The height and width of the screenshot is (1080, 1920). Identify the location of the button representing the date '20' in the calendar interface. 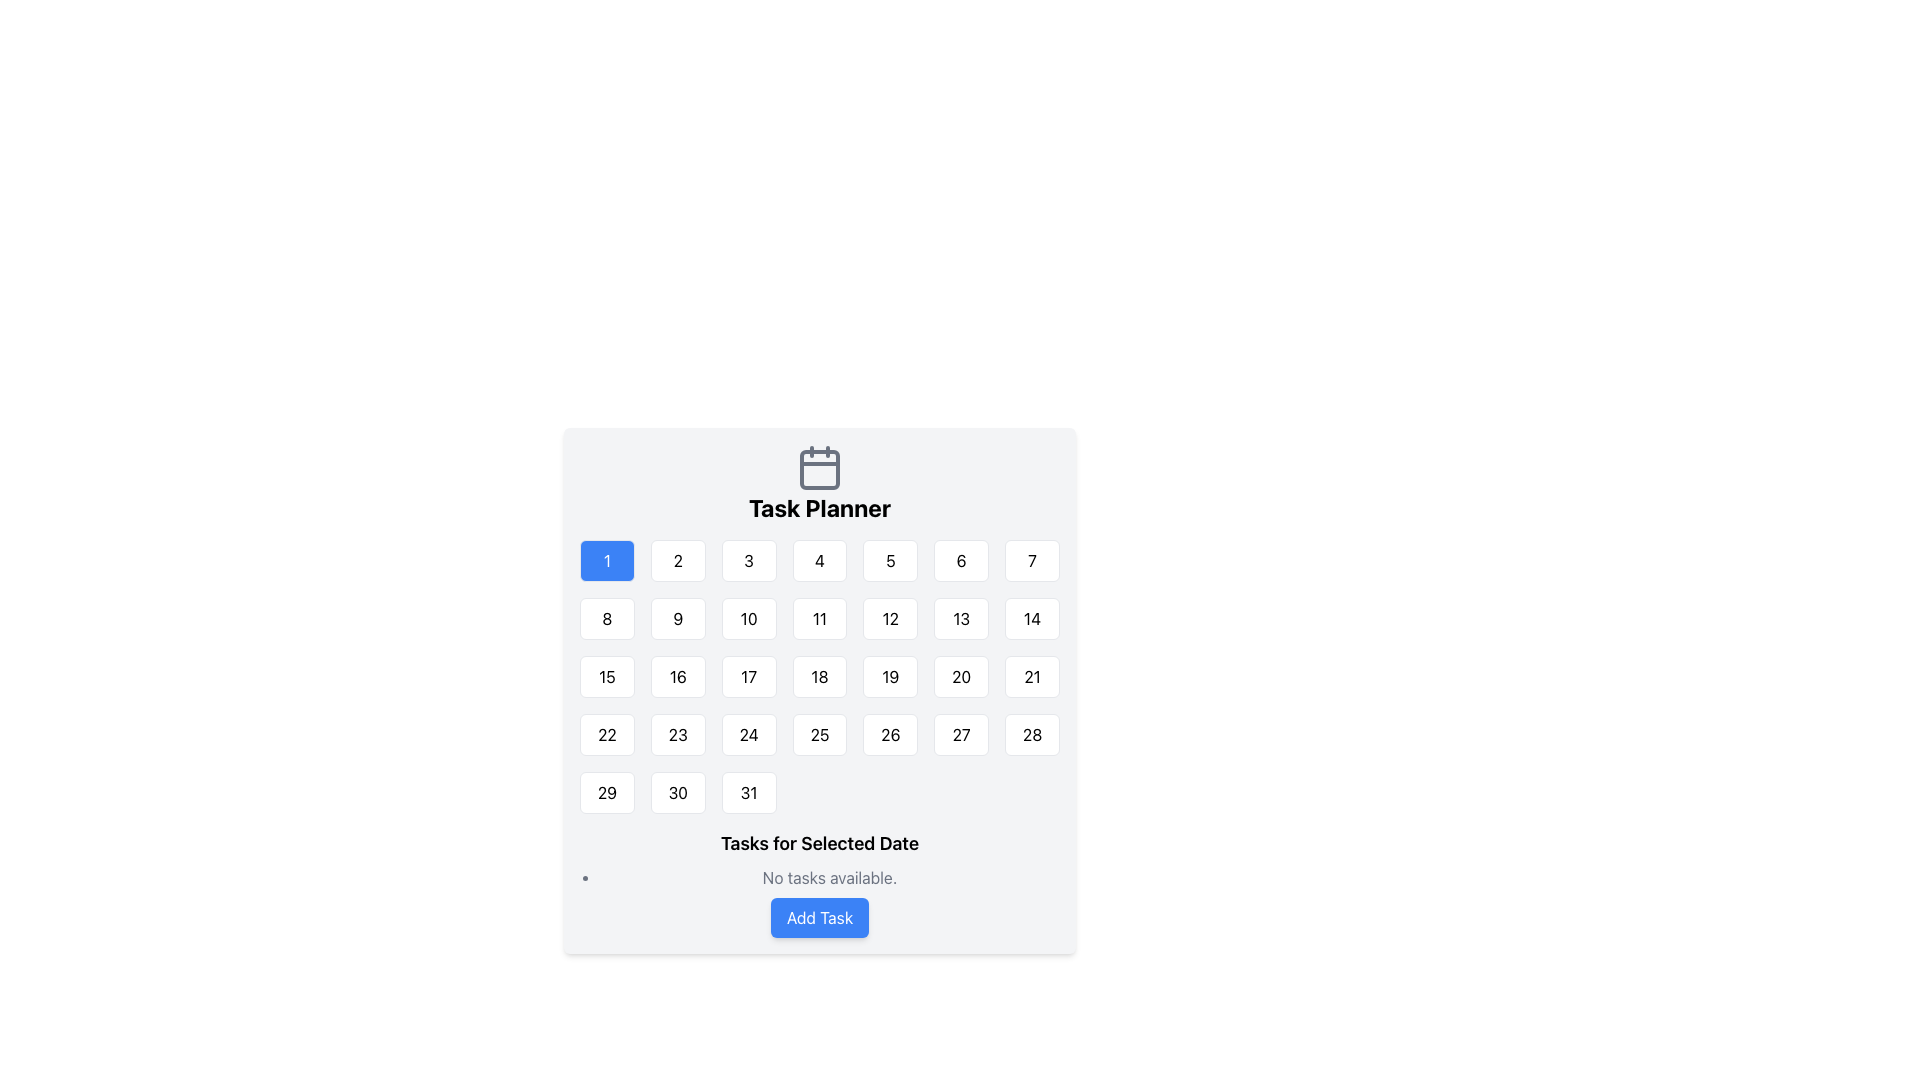
(961, 676).